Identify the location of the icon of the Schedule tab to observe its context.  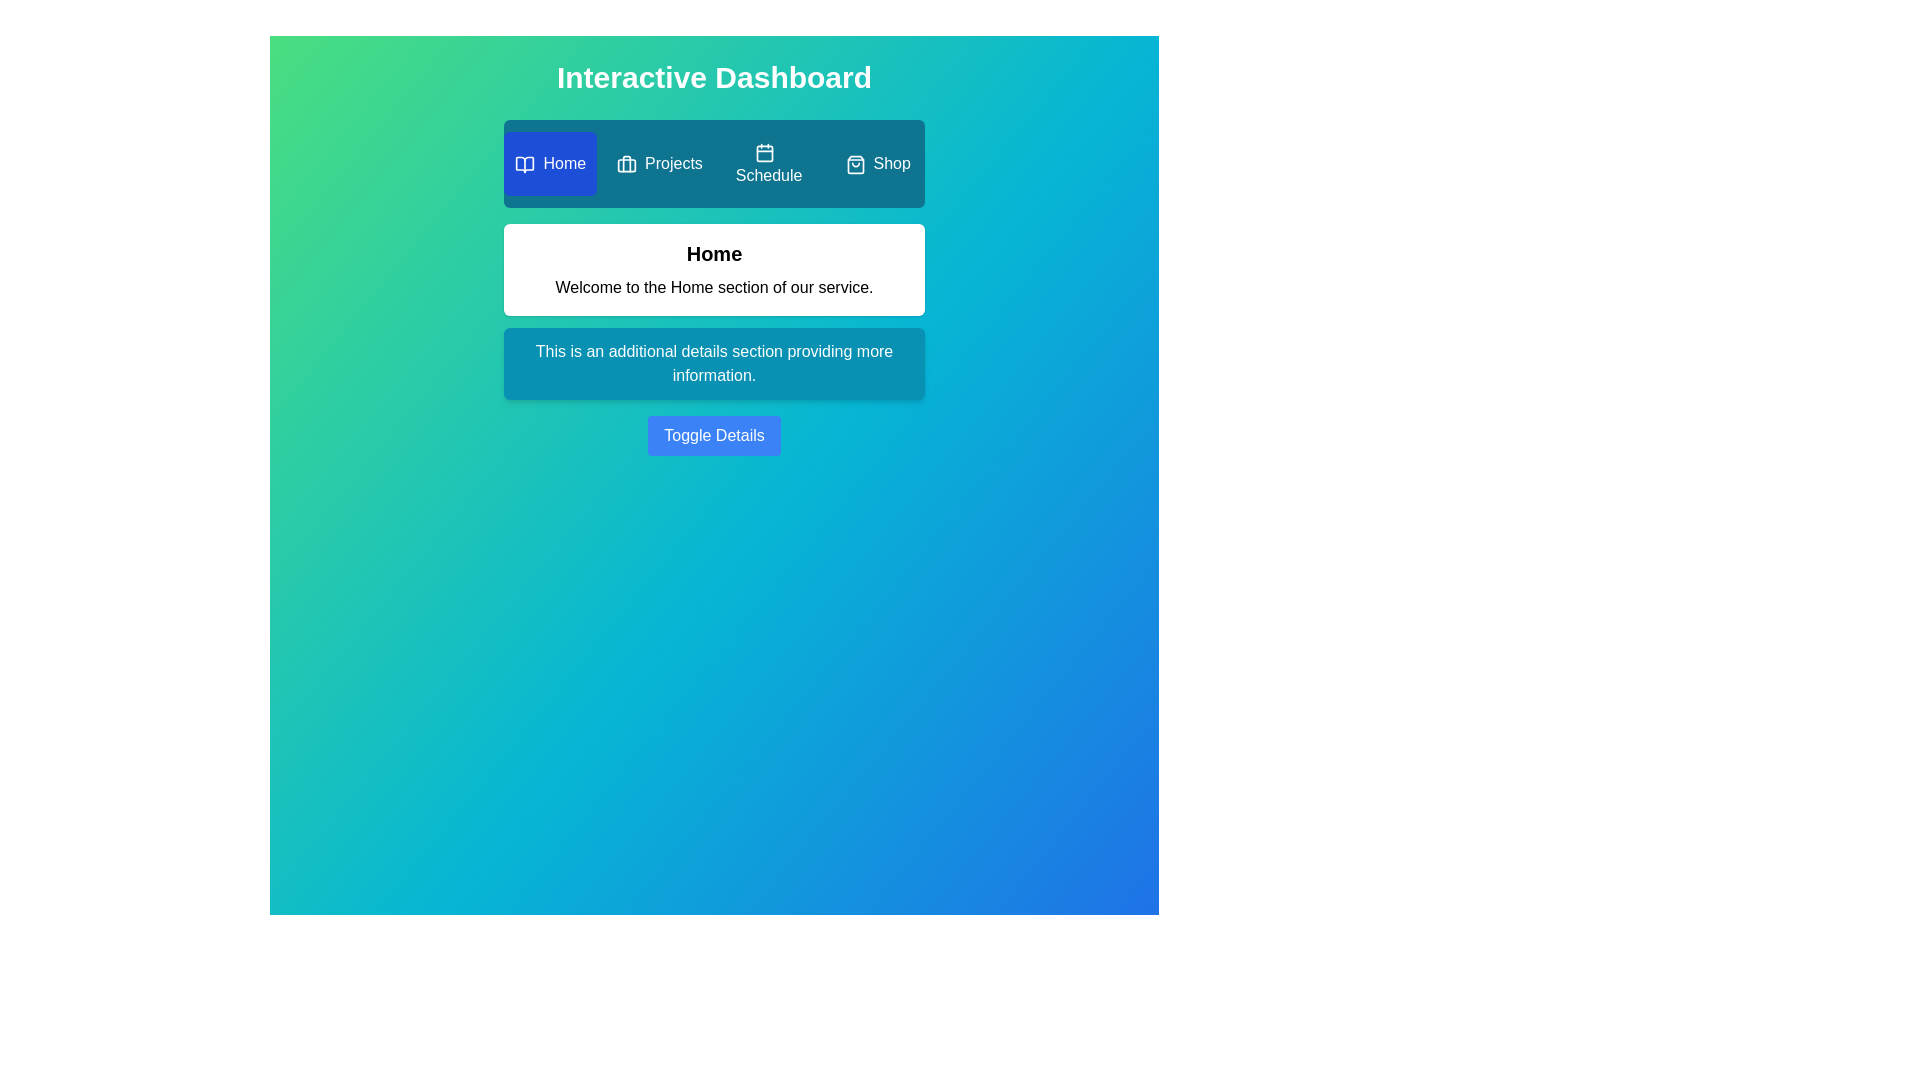
(764, 151).